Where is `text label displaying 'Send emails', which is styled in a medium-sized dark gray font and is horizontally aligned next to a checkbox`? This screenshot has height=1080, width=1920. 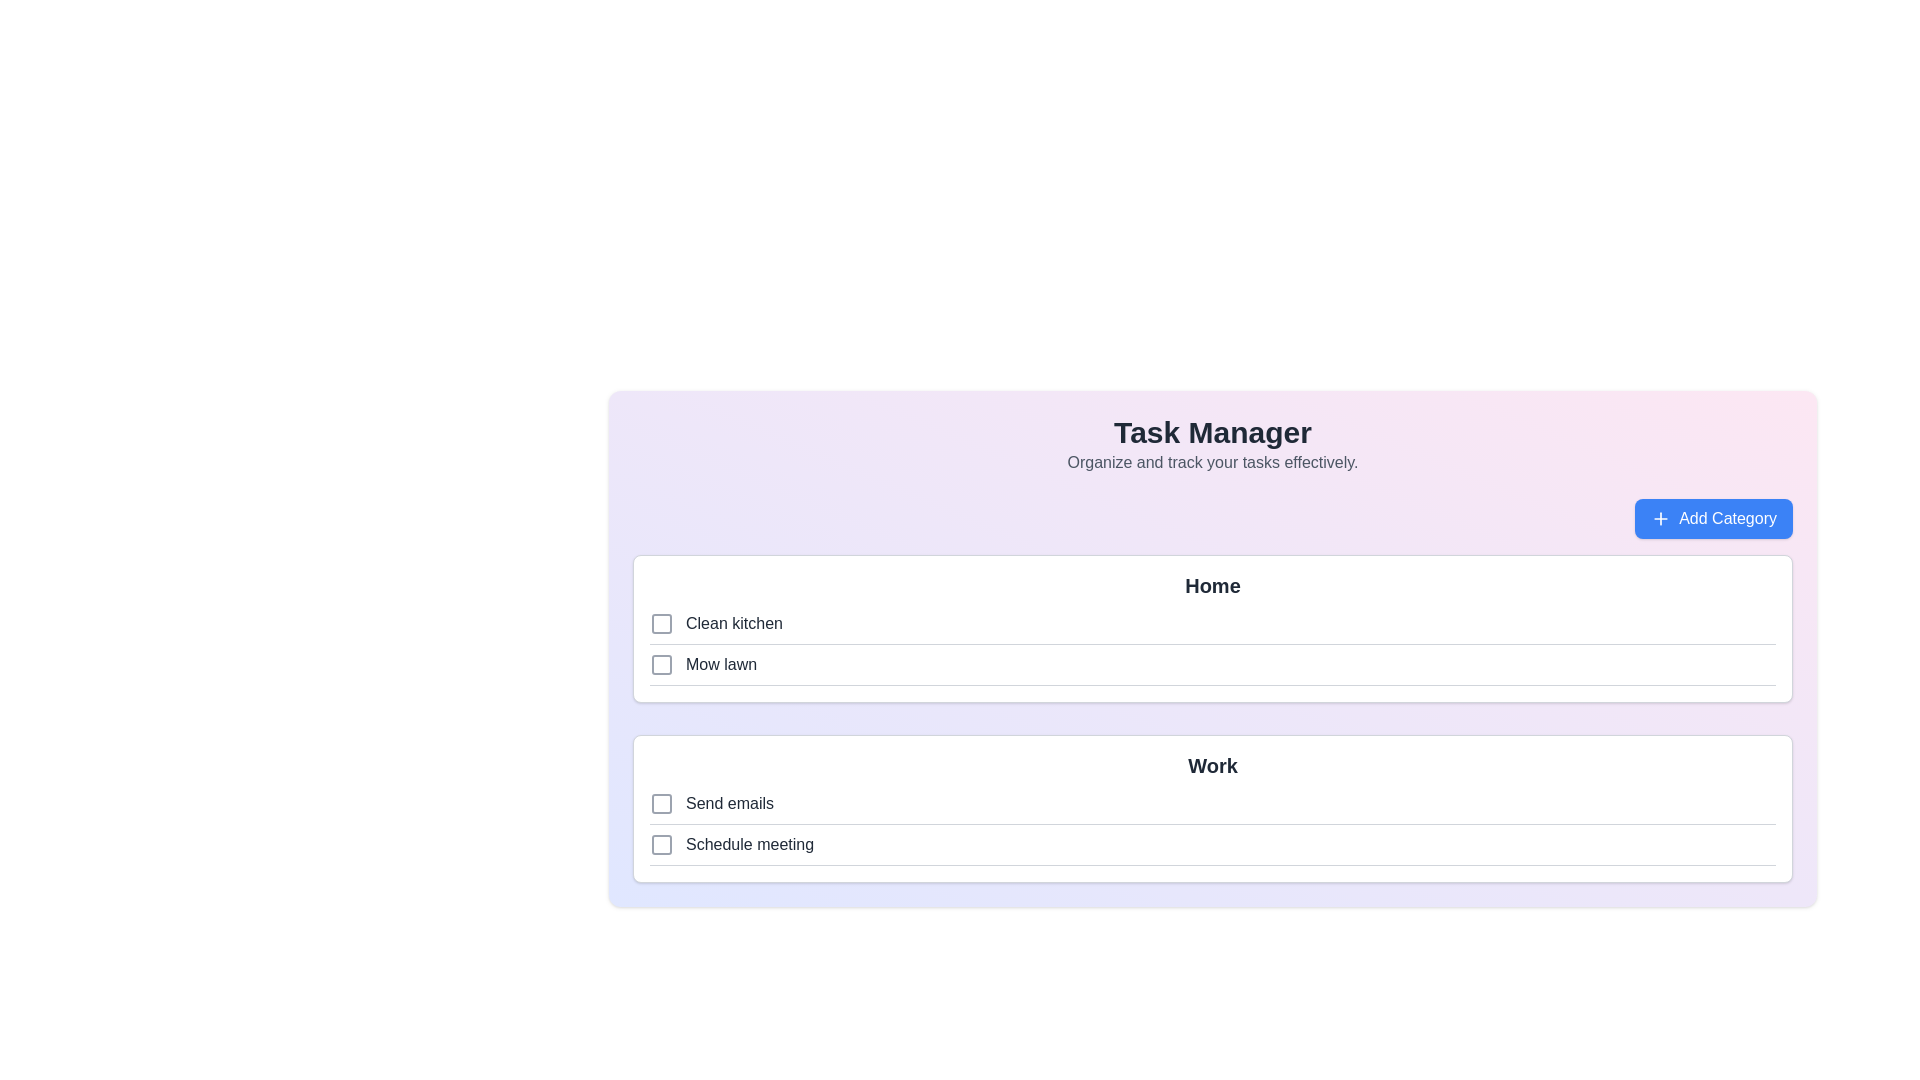 text label displaying 'Send emails', which is styled in a medium-sized dark gray font and is horizontally aligned next to a checkbox is located at coordinates (728, 802).